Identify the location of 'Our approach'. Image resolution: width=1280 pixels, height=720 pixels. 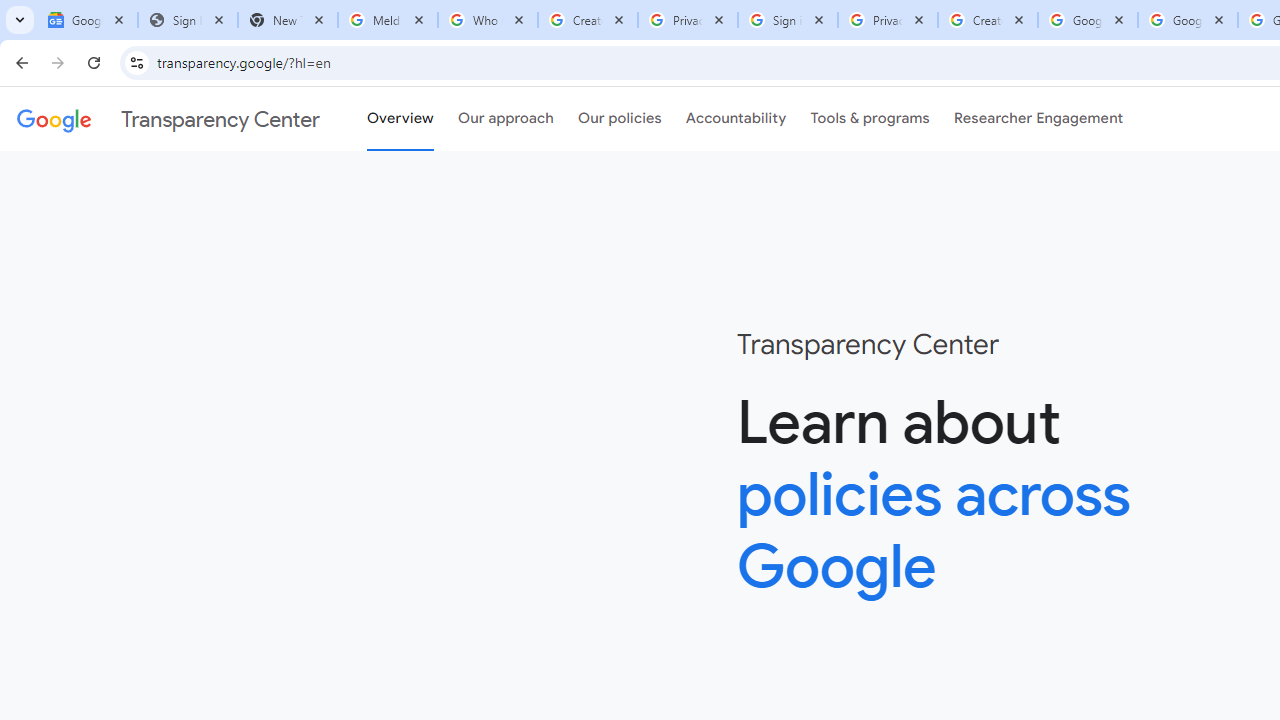
(506, 119).